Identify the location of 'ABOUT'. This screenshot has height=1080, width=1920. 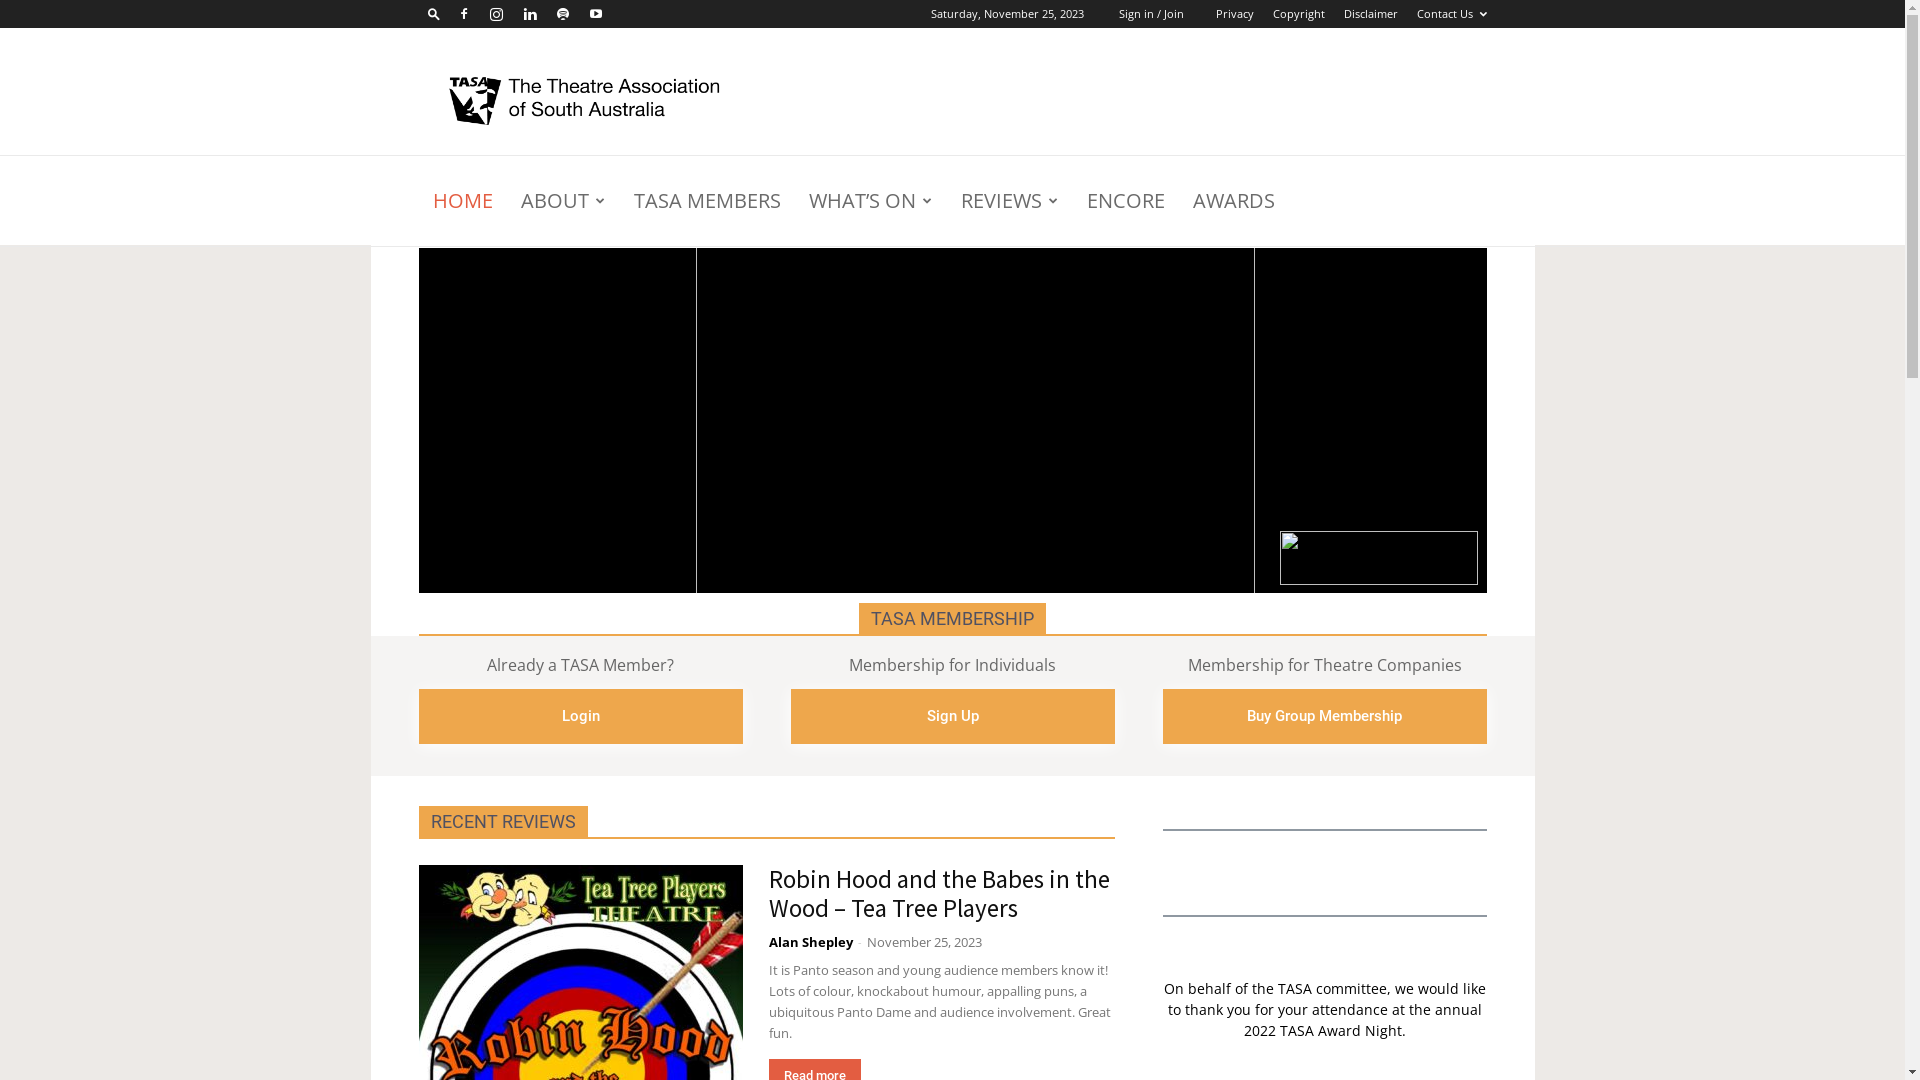
(561, 200).